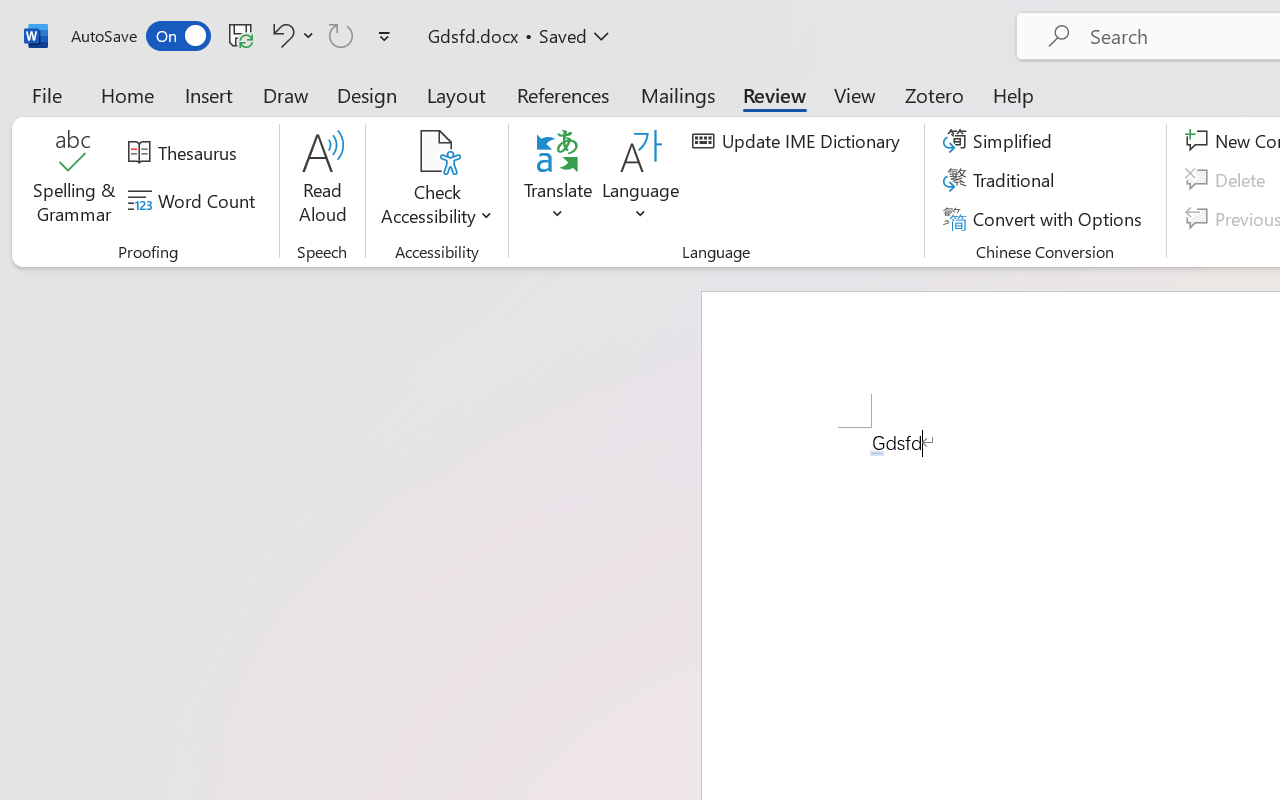  I want to click on 'Language', so click(641, 179).